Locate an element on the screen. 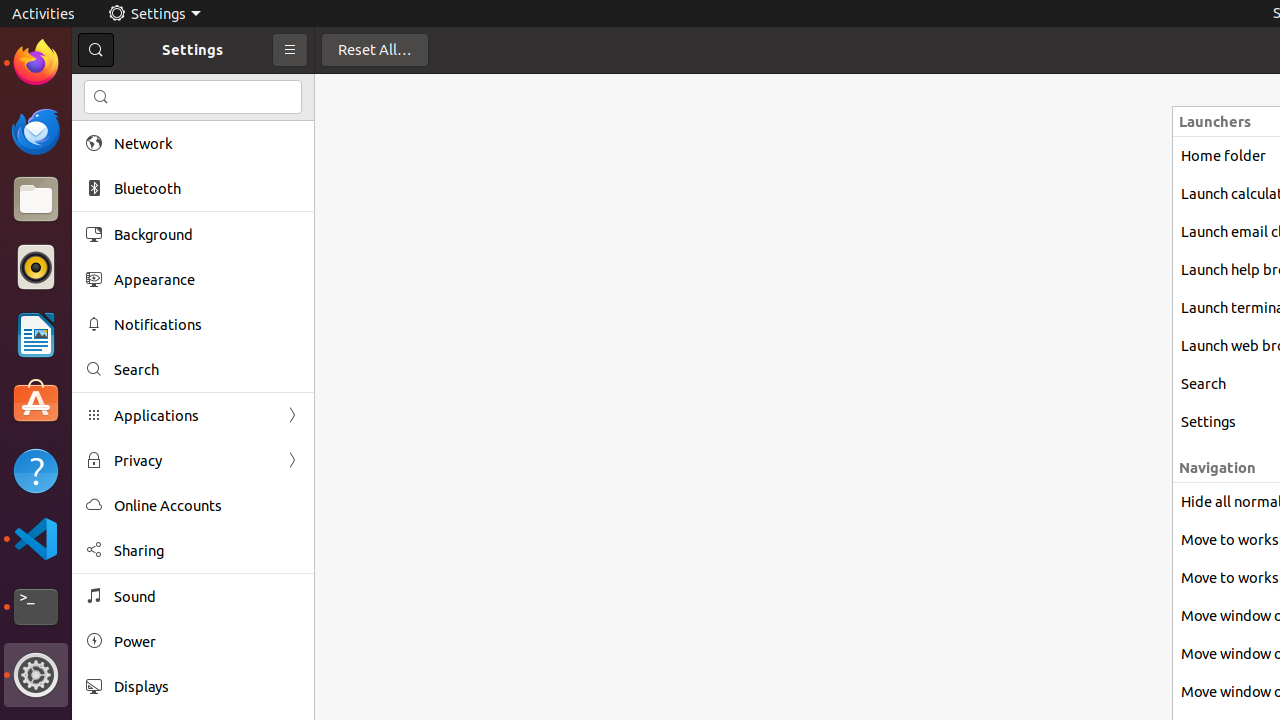 This screenshot has height=720, width=1280. 'Bluetooth' is located at coordinates (206, 188).